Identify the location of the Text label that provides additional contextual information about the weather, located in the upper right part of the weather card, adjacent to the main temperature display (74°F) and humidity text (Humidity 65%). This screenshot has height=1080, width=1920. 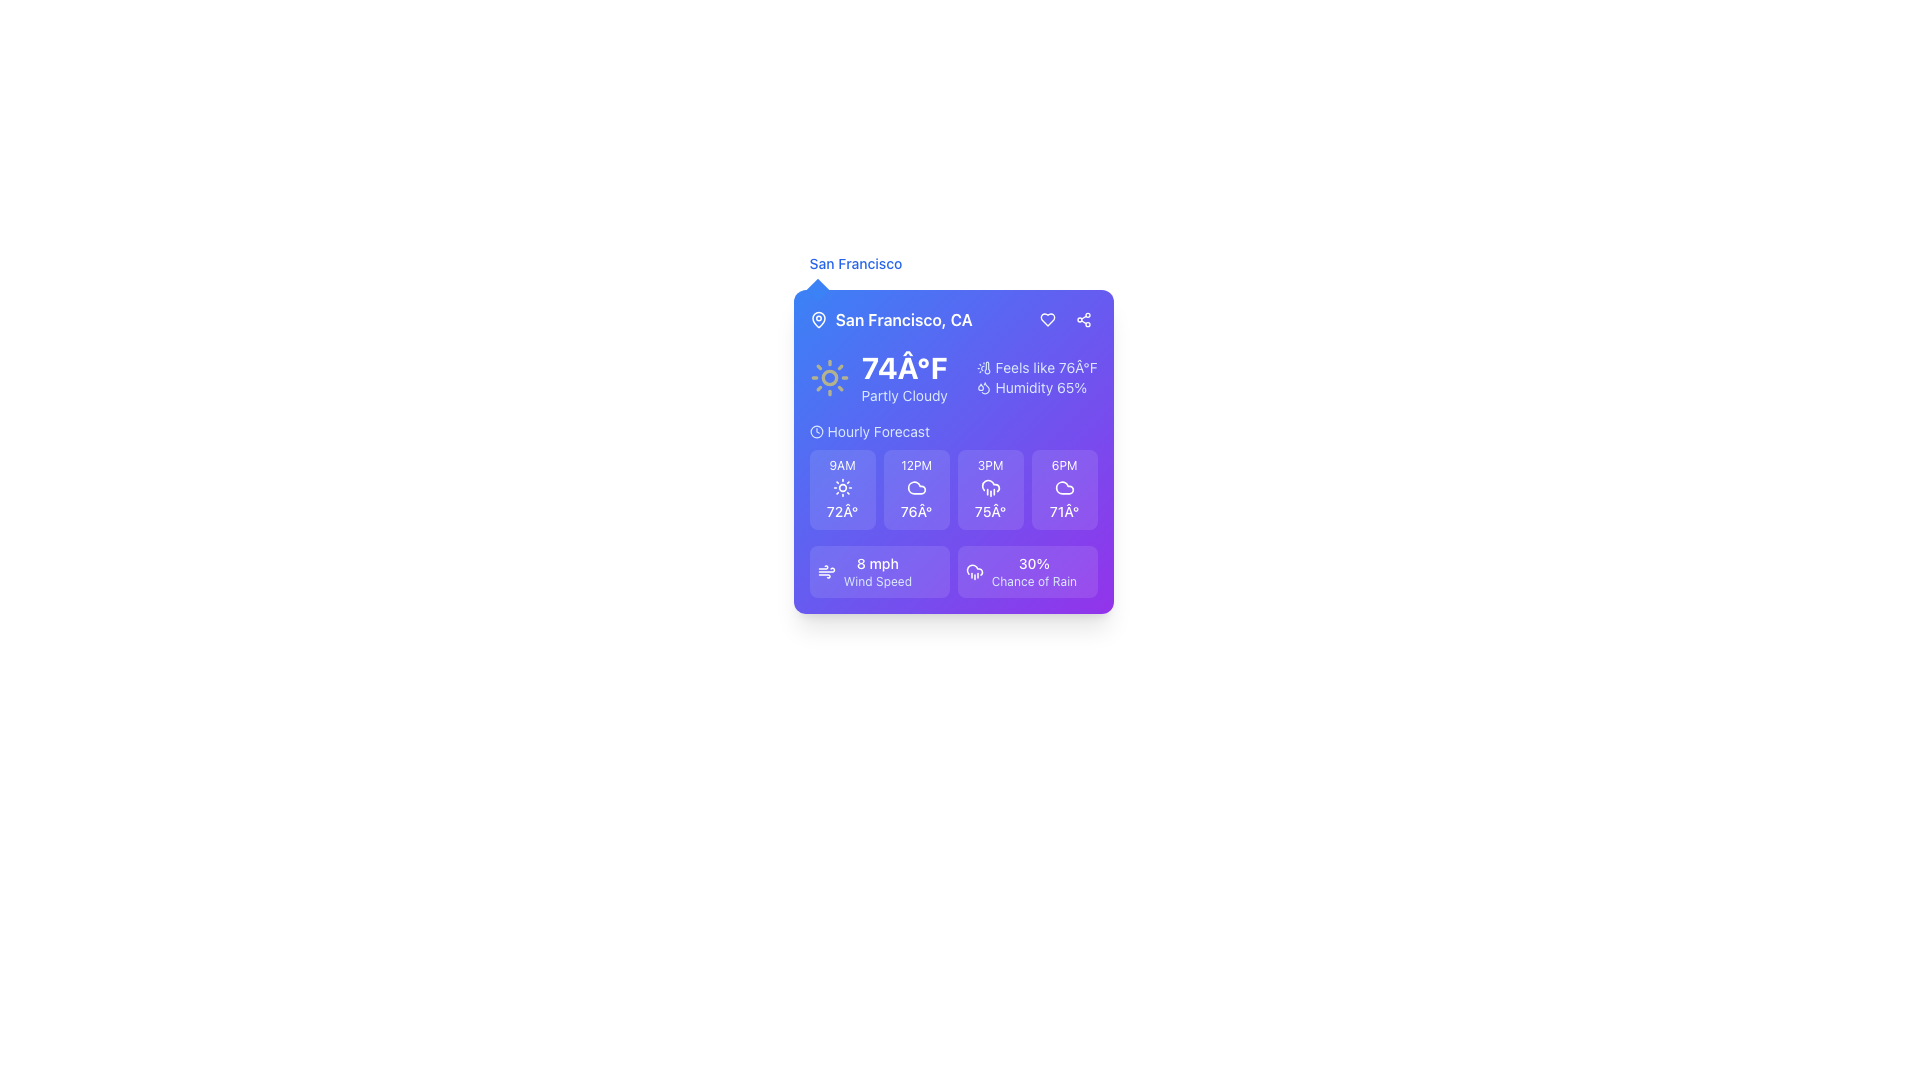
(1045, 367).